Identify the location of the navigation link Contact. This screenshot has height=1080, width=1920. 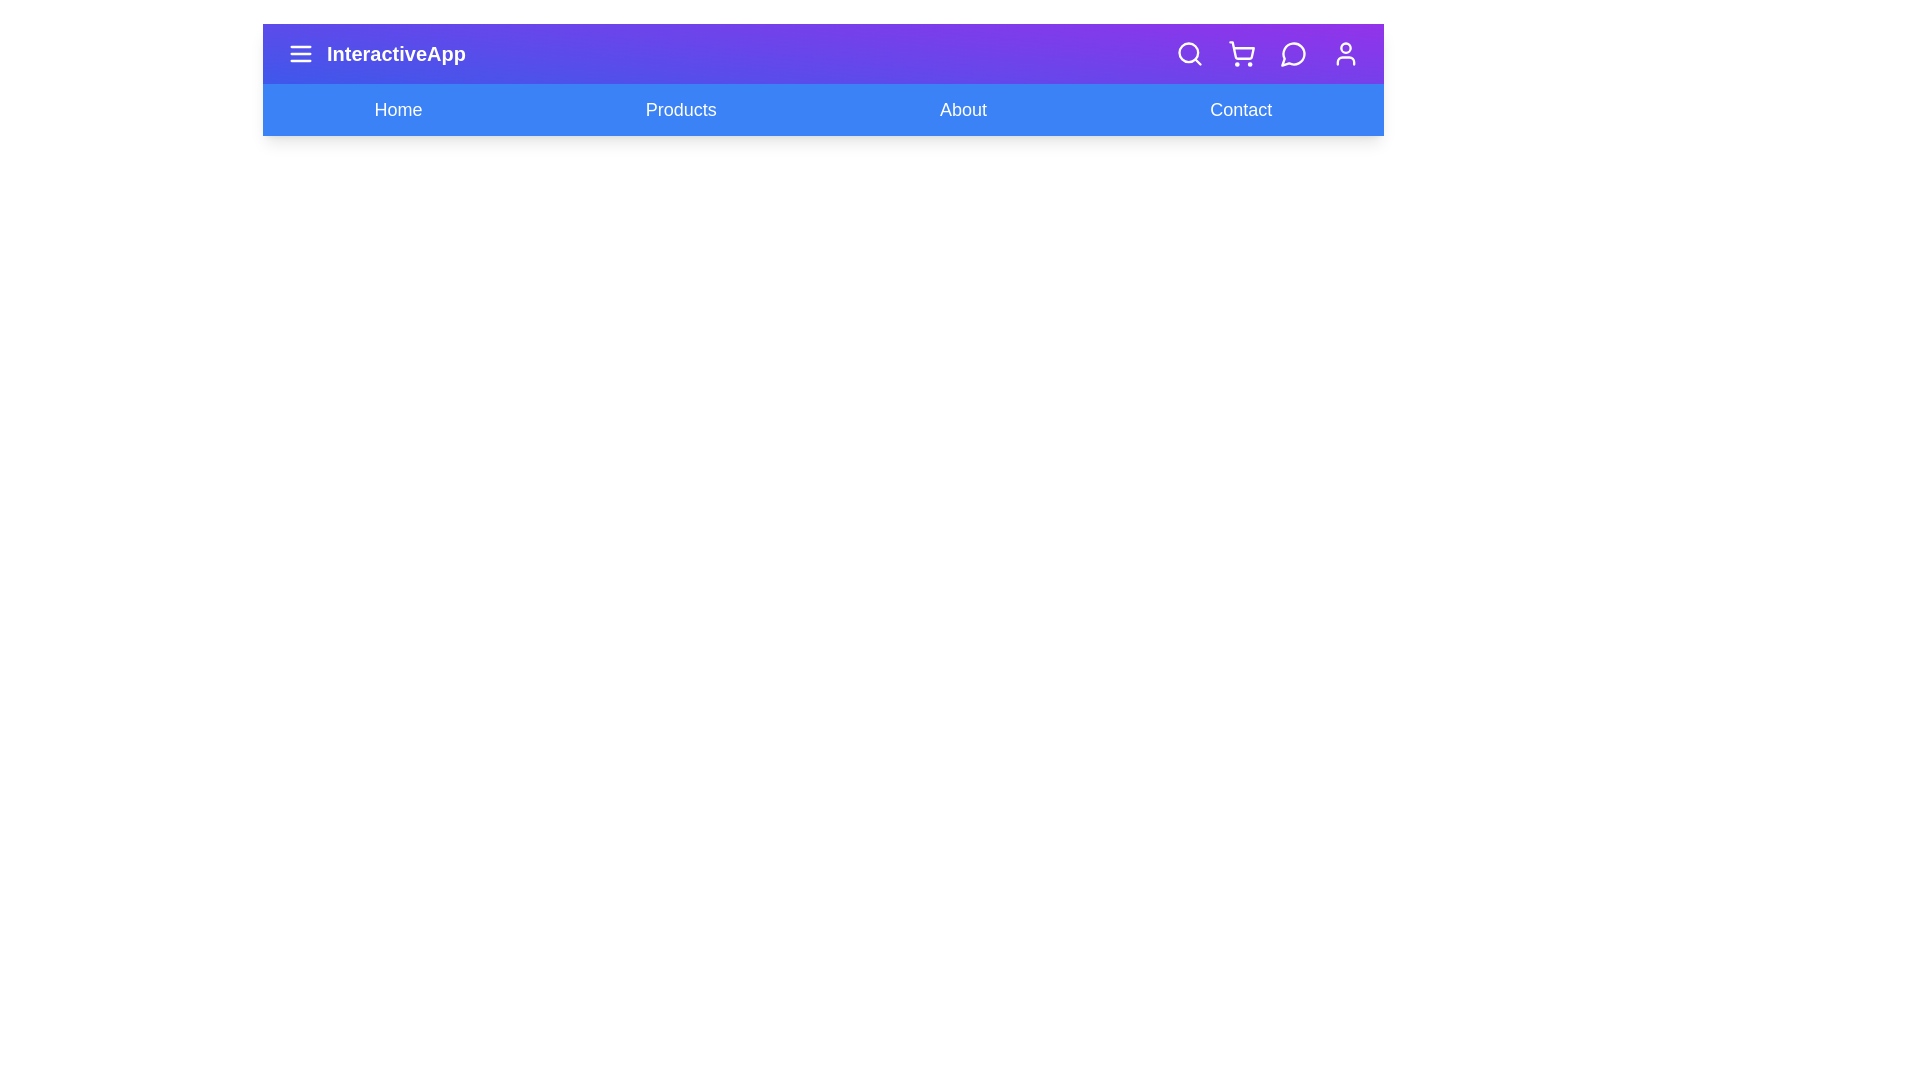
(1240, 110).